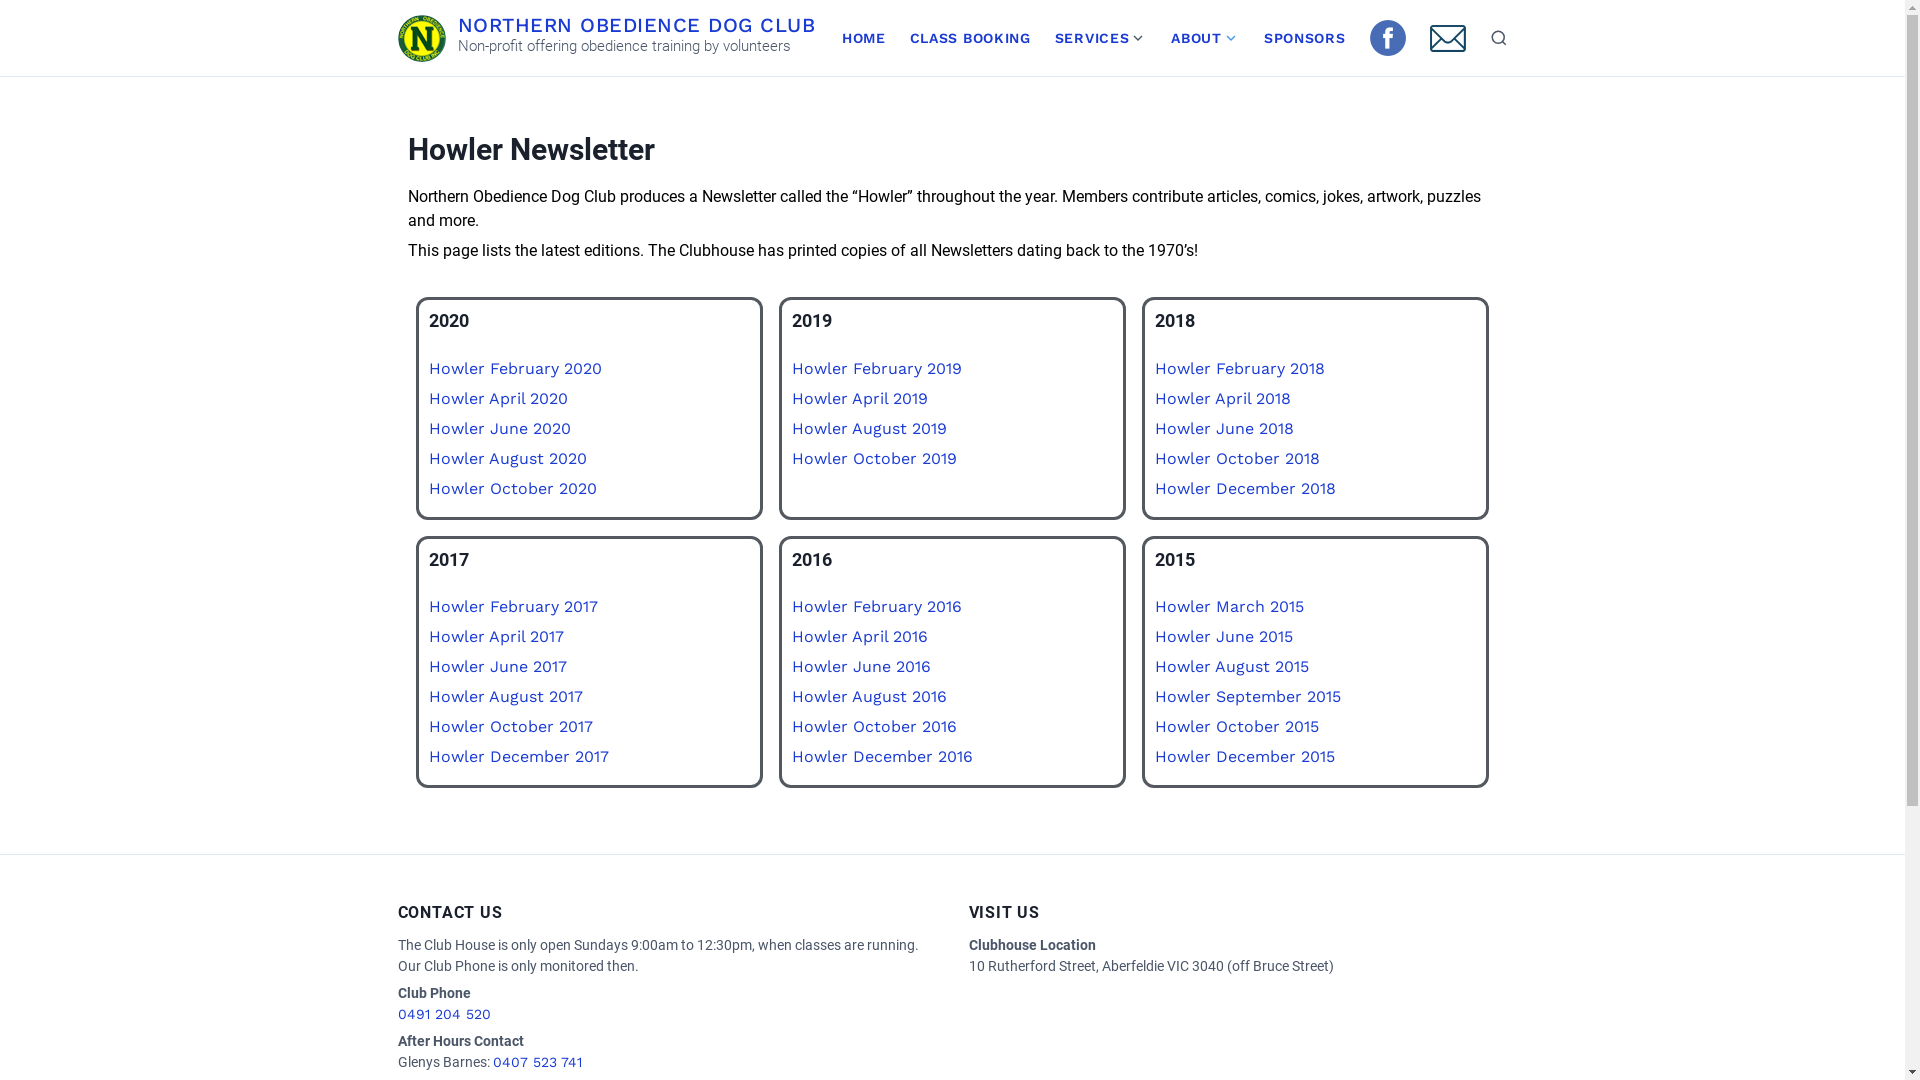 This screenshot has height=1080, width=1920. I want to click on 'Howler August 2019', so click(869, 426).